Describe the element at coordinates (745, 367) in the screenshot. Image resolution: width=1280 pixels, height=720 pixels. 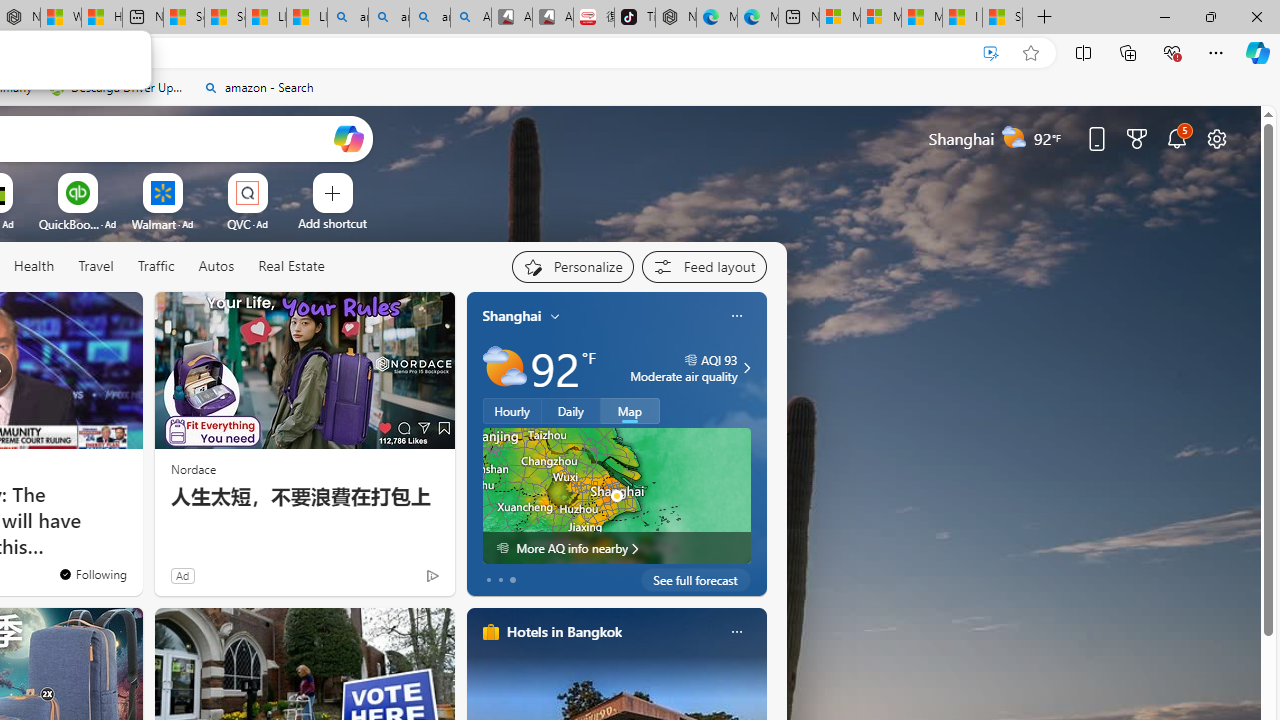
I see `'Class: weather-arrow-glyph'` at that location.